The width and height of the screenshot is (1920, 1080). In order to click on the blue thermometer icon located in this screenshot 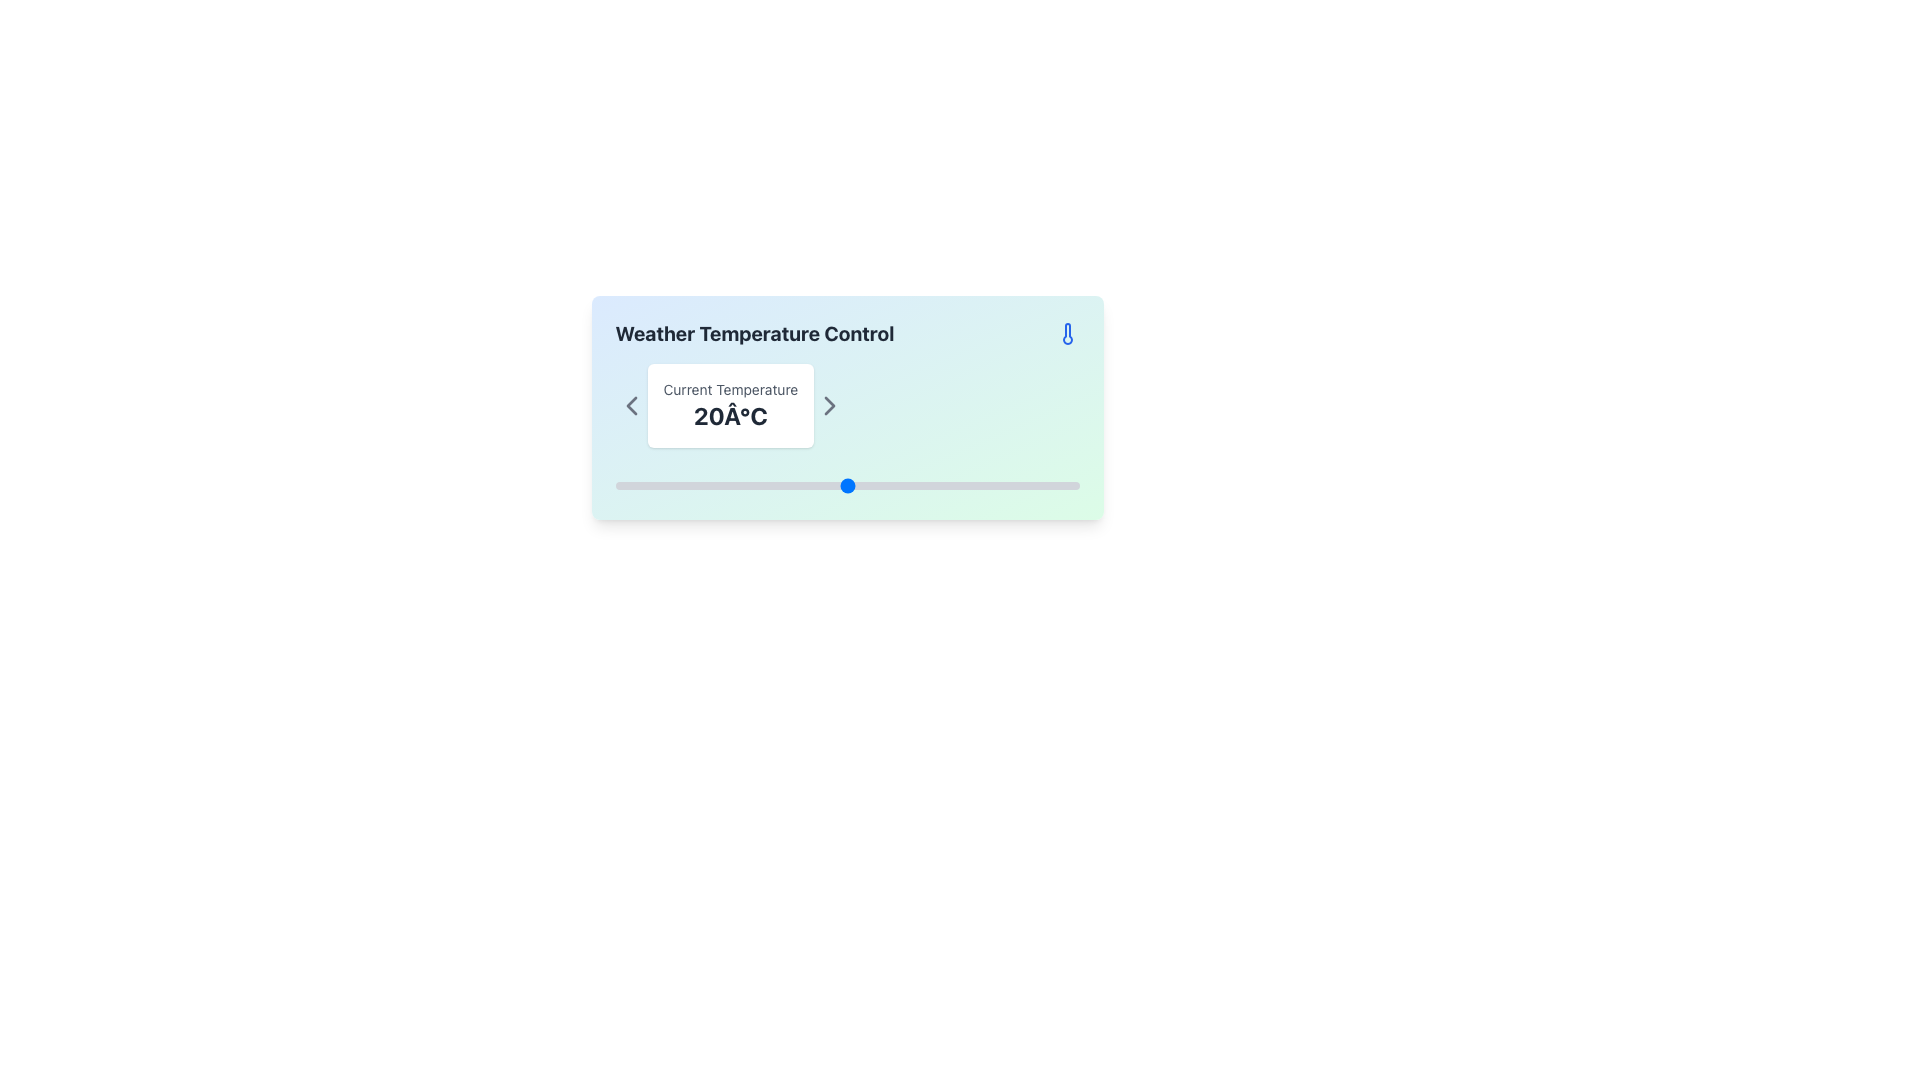, I will do `click(1066, 333)`.